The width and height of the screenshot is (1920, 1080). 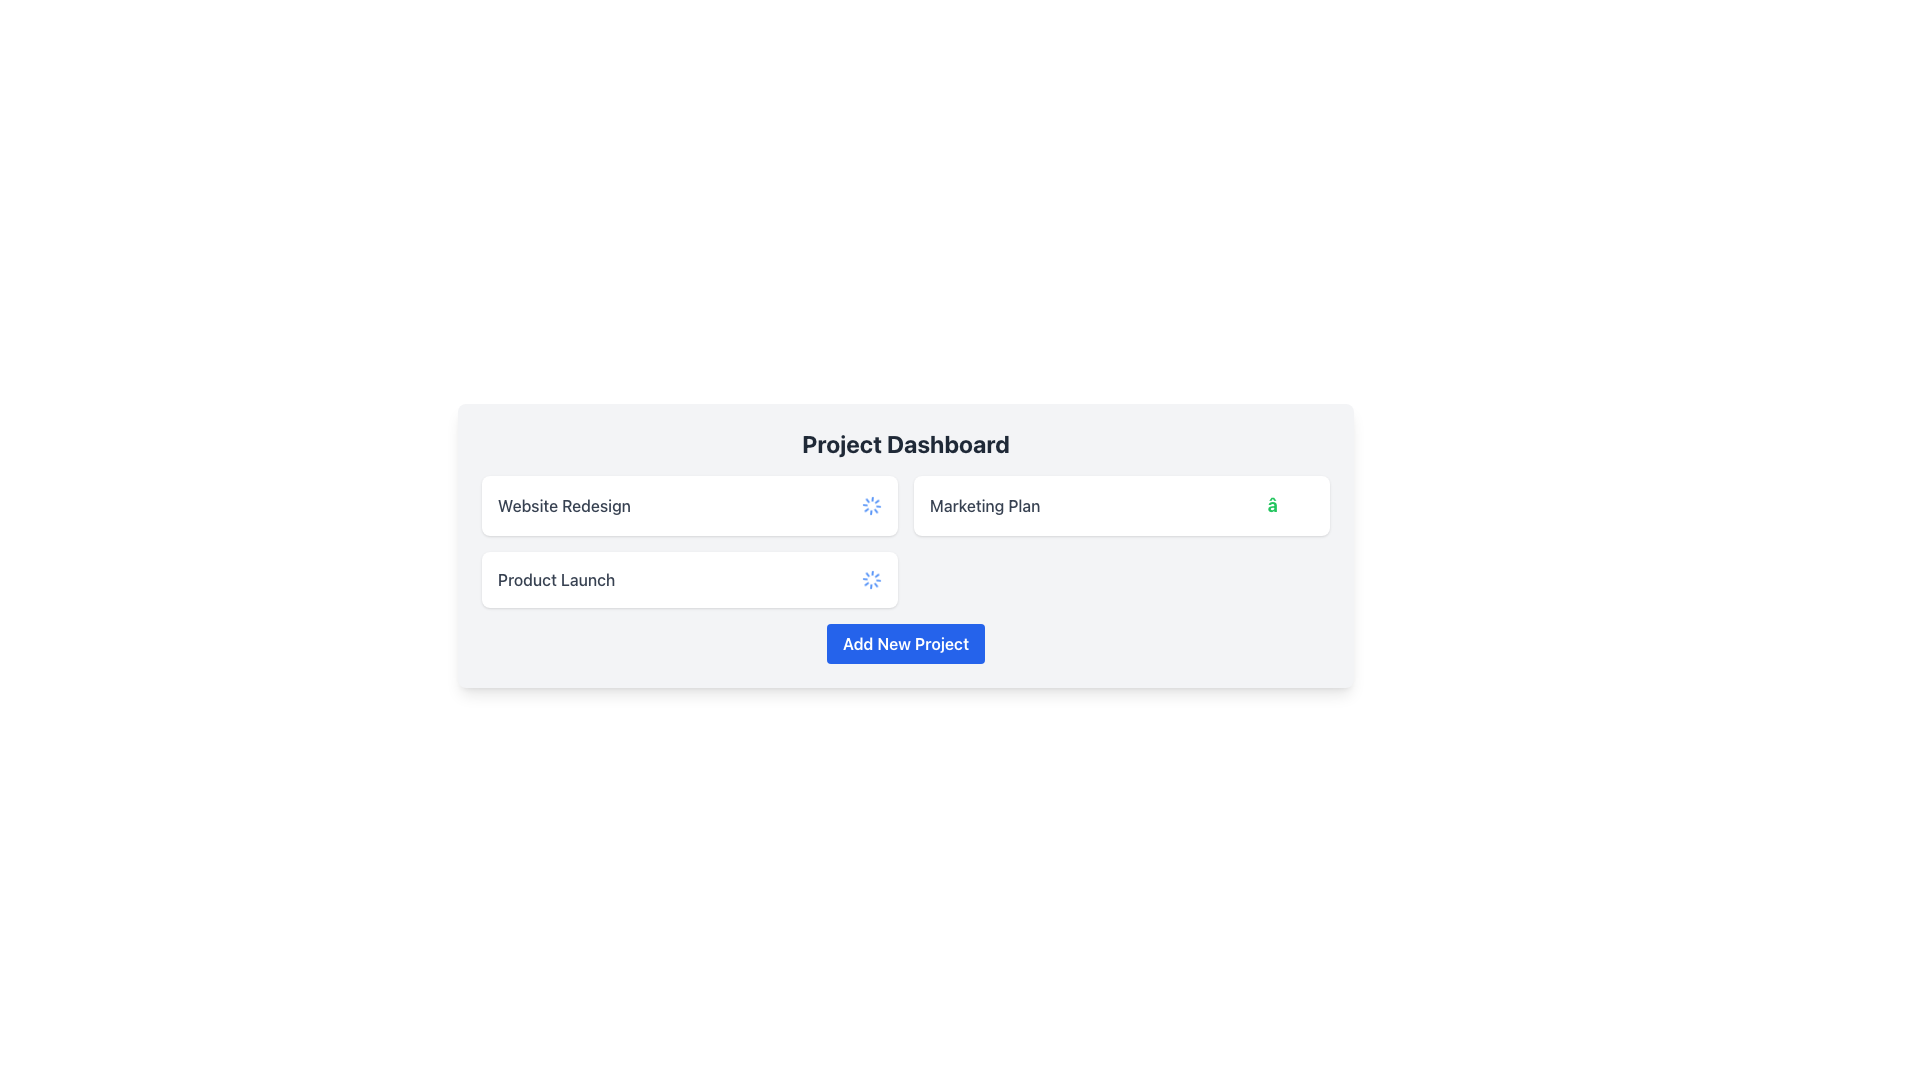 I want to click on the text label that identifies the associated content or project category within the dashboard, located in the horizontal center of the dashboard interface, so click(x=985, y=504).